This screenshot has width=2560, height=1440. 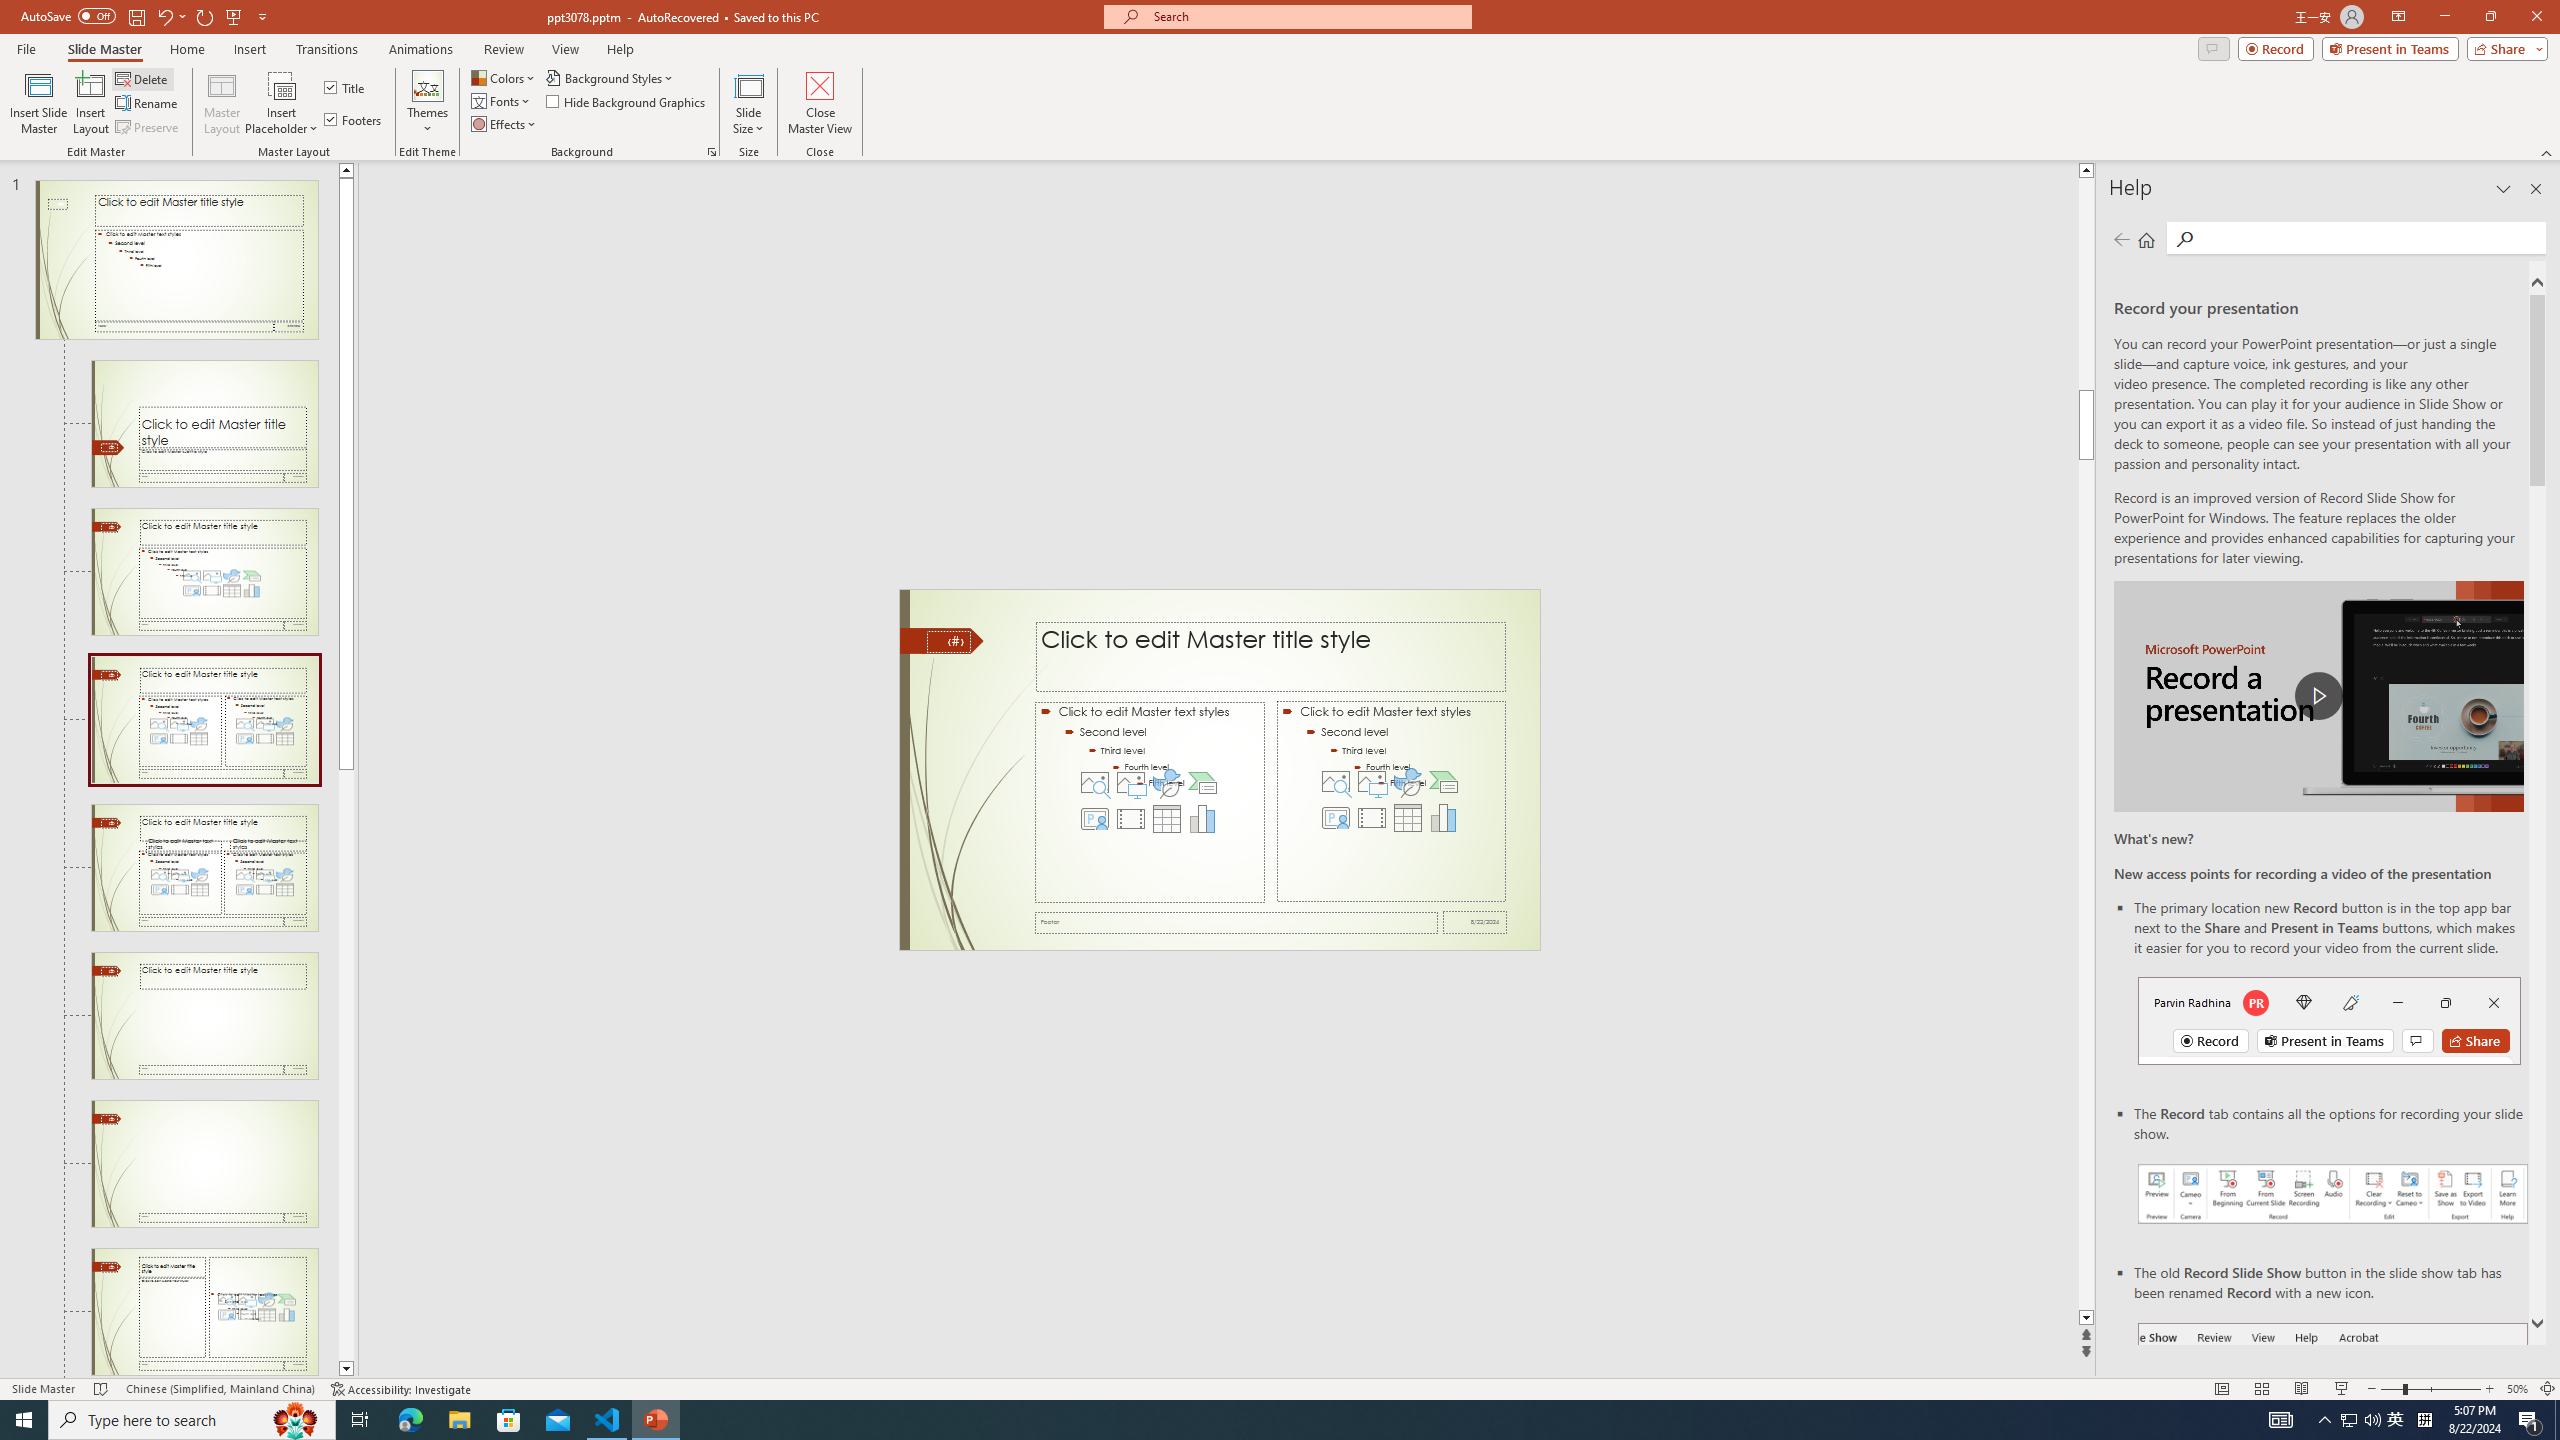 I want to click on 'Insert Table', so click(x=1407, y=816).